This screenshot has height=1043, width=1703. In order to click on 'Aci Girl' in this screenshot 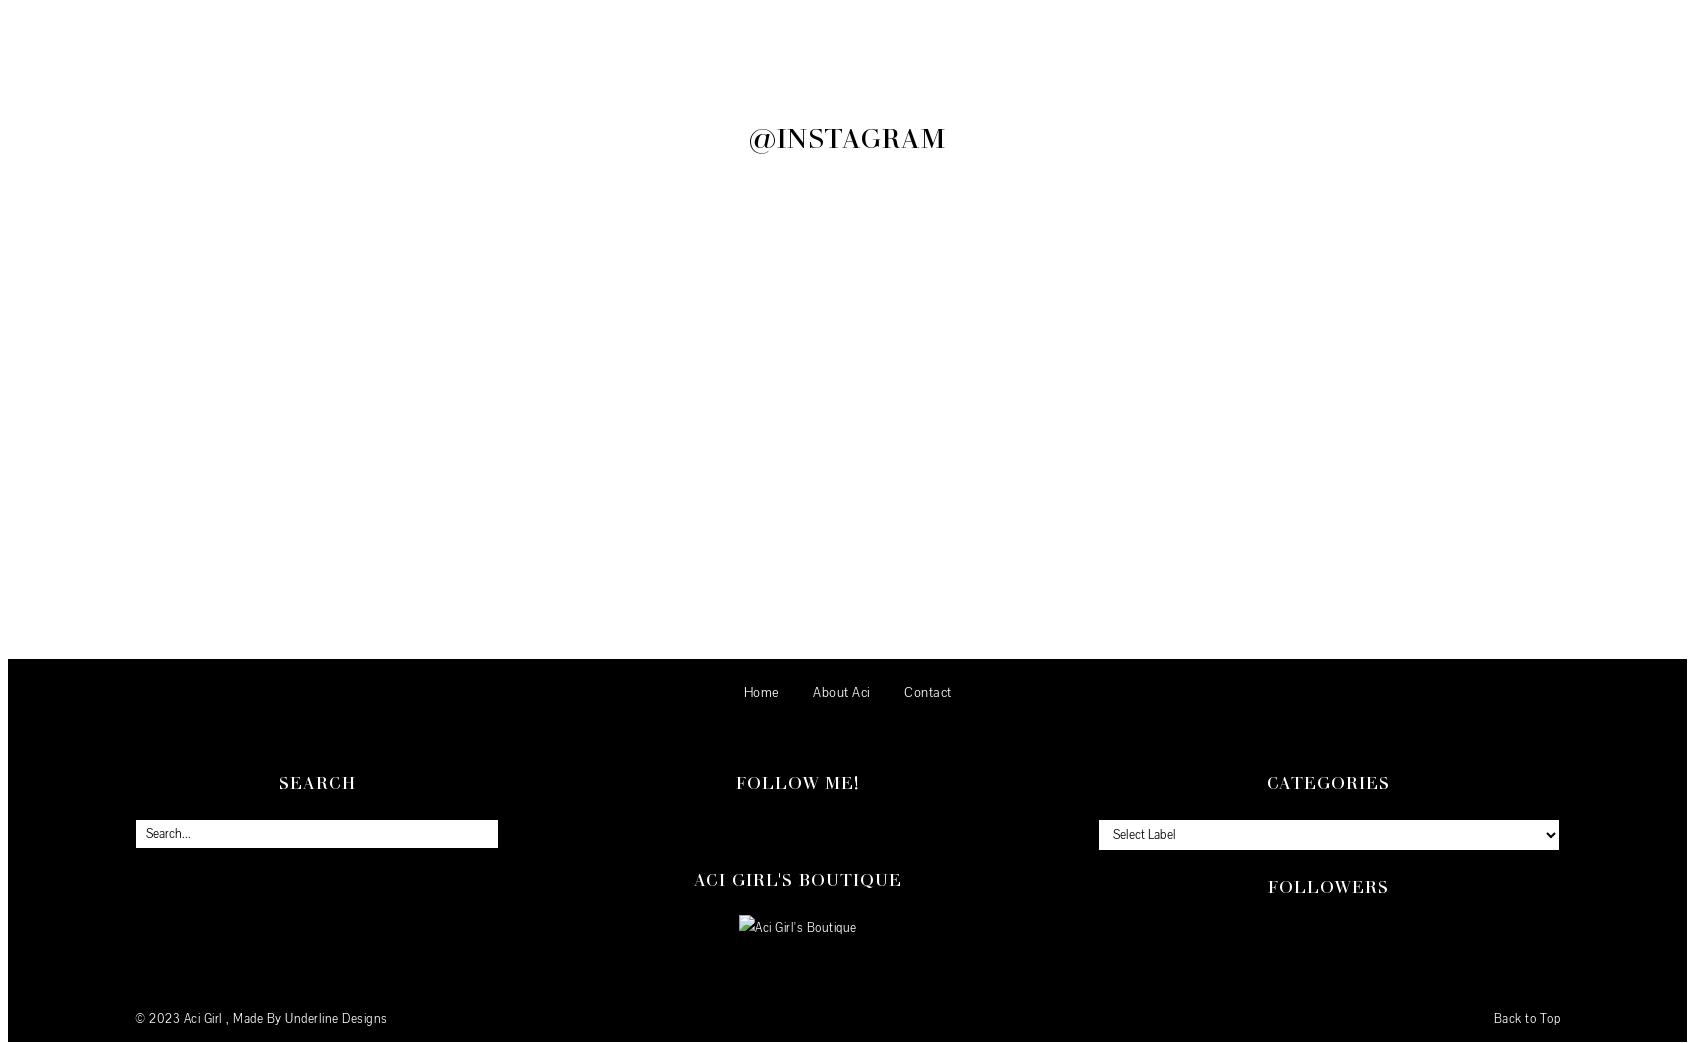, I will do `click(203, 1019)`.